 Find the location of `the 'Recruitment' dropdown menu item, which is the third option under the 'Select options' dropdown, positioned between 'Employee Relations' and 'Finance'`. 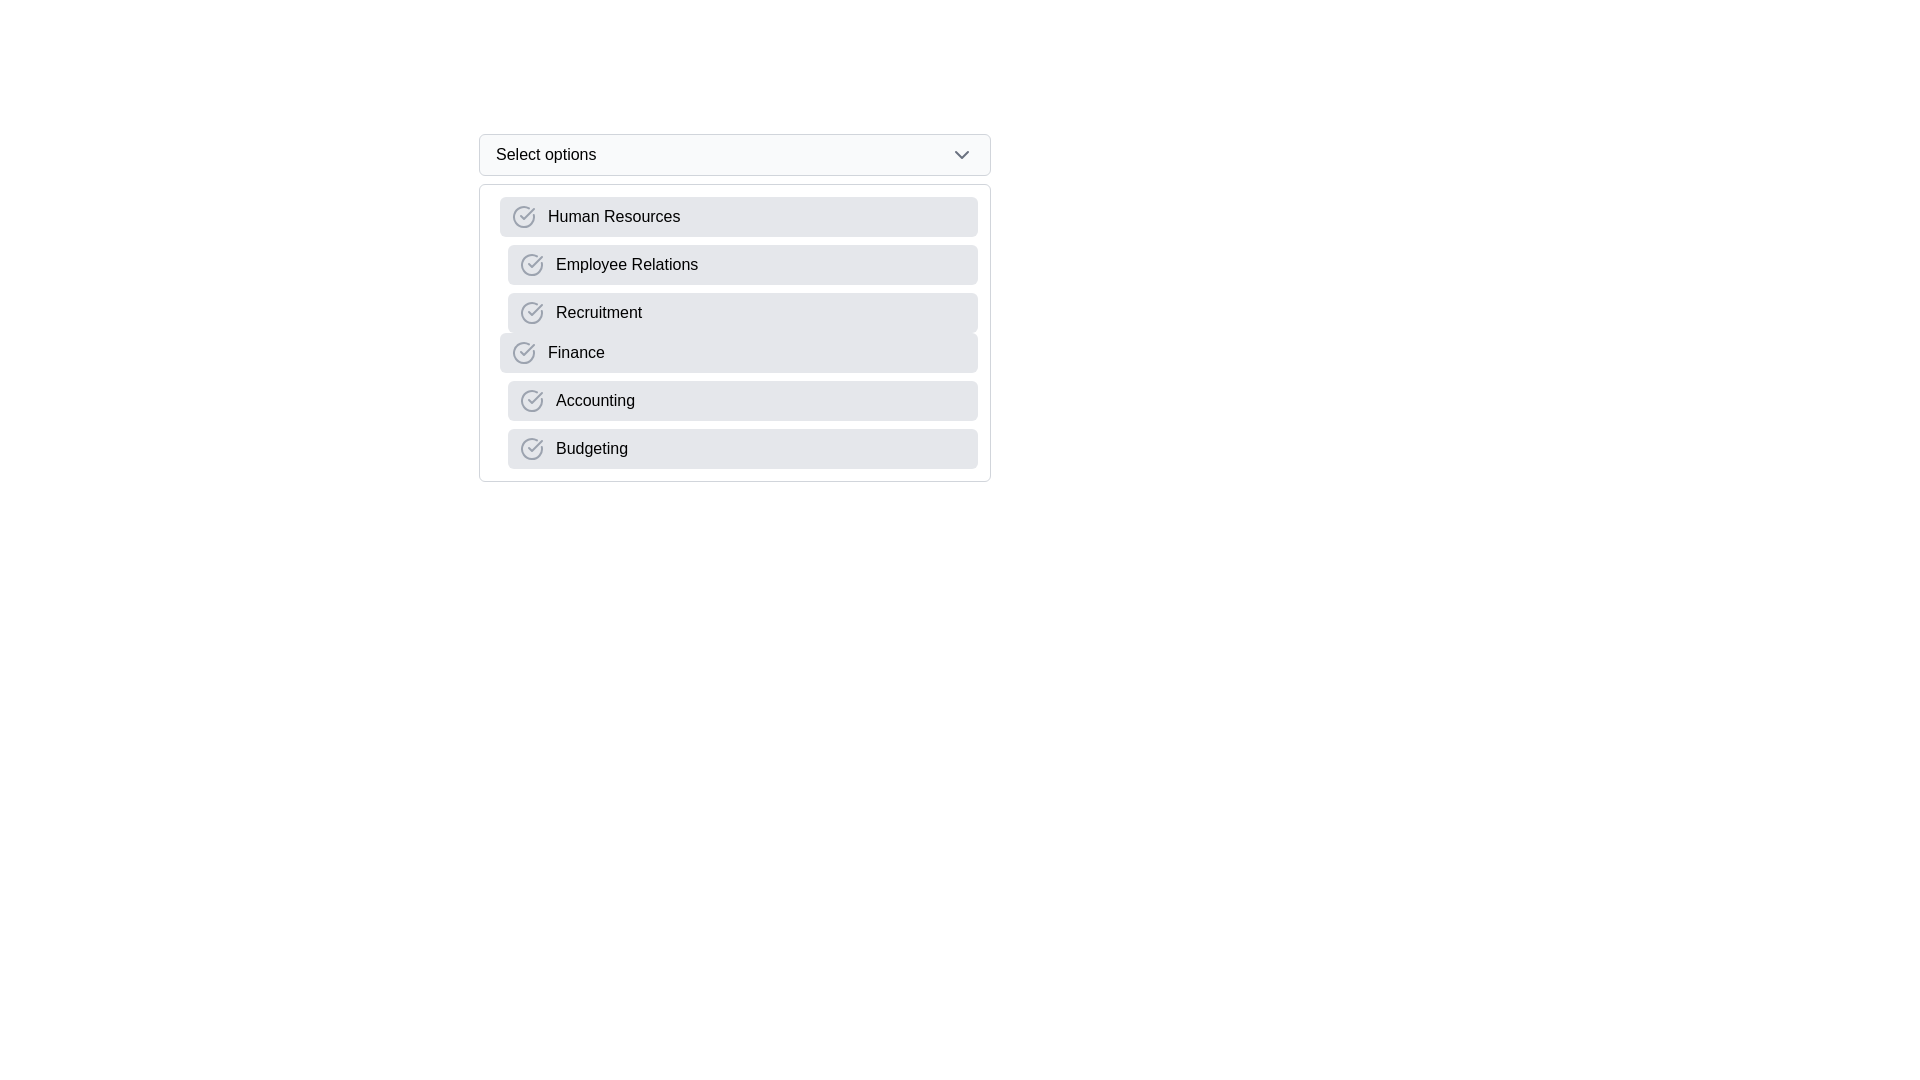

the 'Recruitment' dropdown menu item, which is the third option under the 'Select options' dropdown, positioned between 'Employee Relations' and 'Finance' is located at coordinates (742, 312).